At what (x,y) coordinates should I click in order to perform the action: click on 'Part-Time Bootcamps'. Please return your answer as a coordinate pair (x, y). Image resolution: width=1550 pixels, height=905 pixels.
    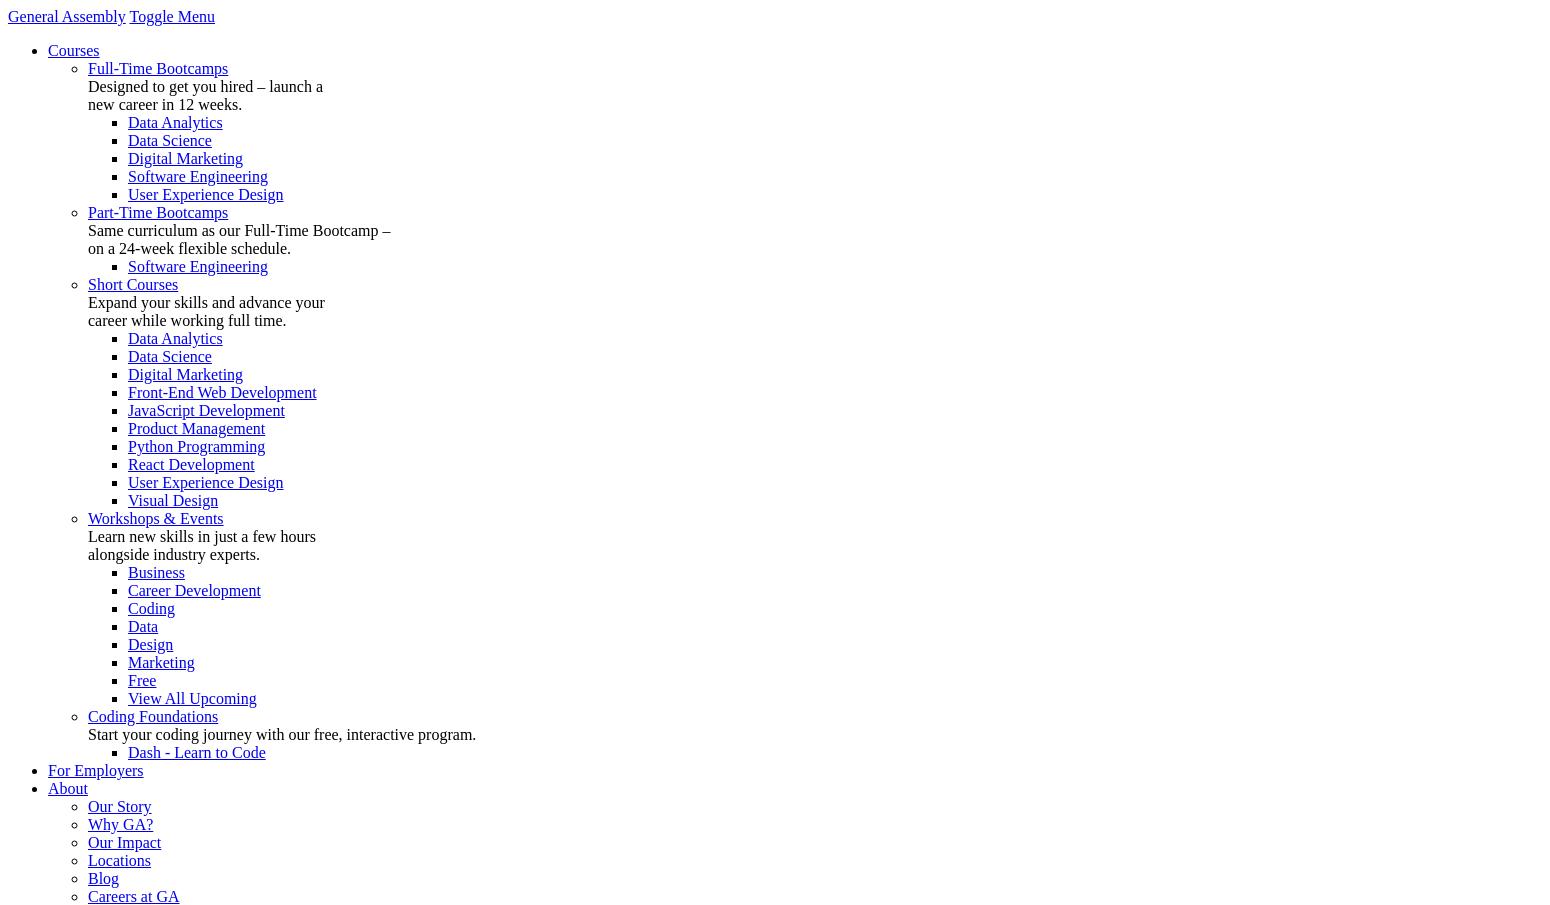
    Looking at the image, I should click on (88, 211).